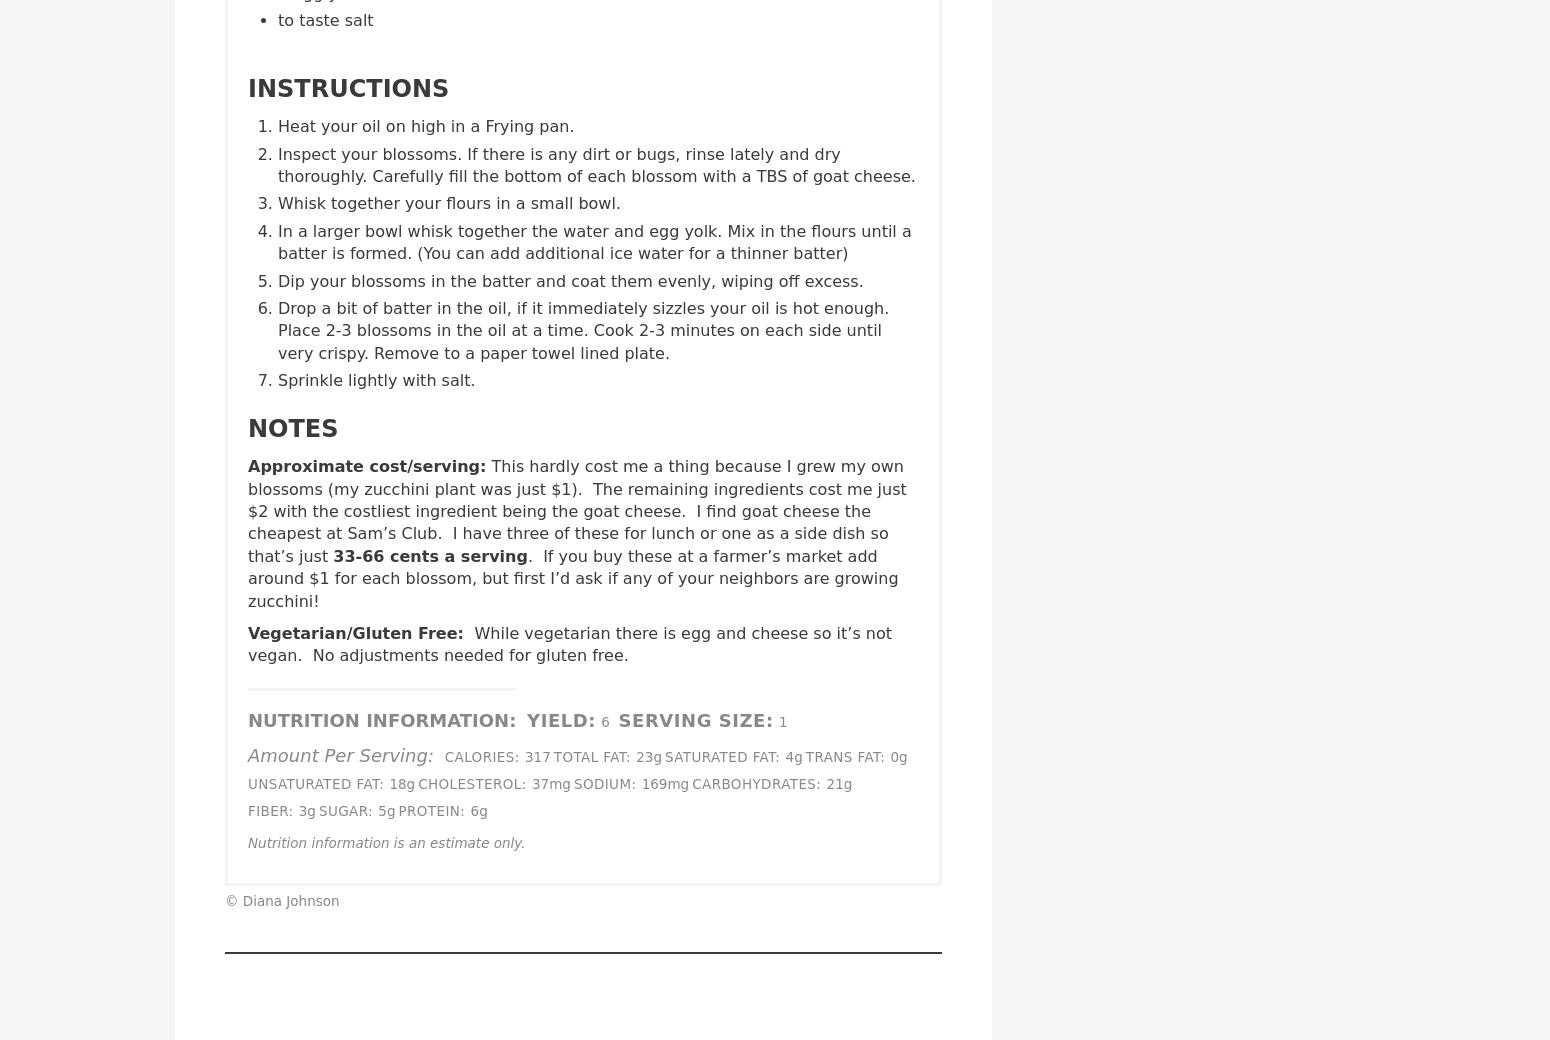  What do you see at coordinates (526, 719) in the screenshot?
I see `'Yield:'` at bounding box center [526, 719].